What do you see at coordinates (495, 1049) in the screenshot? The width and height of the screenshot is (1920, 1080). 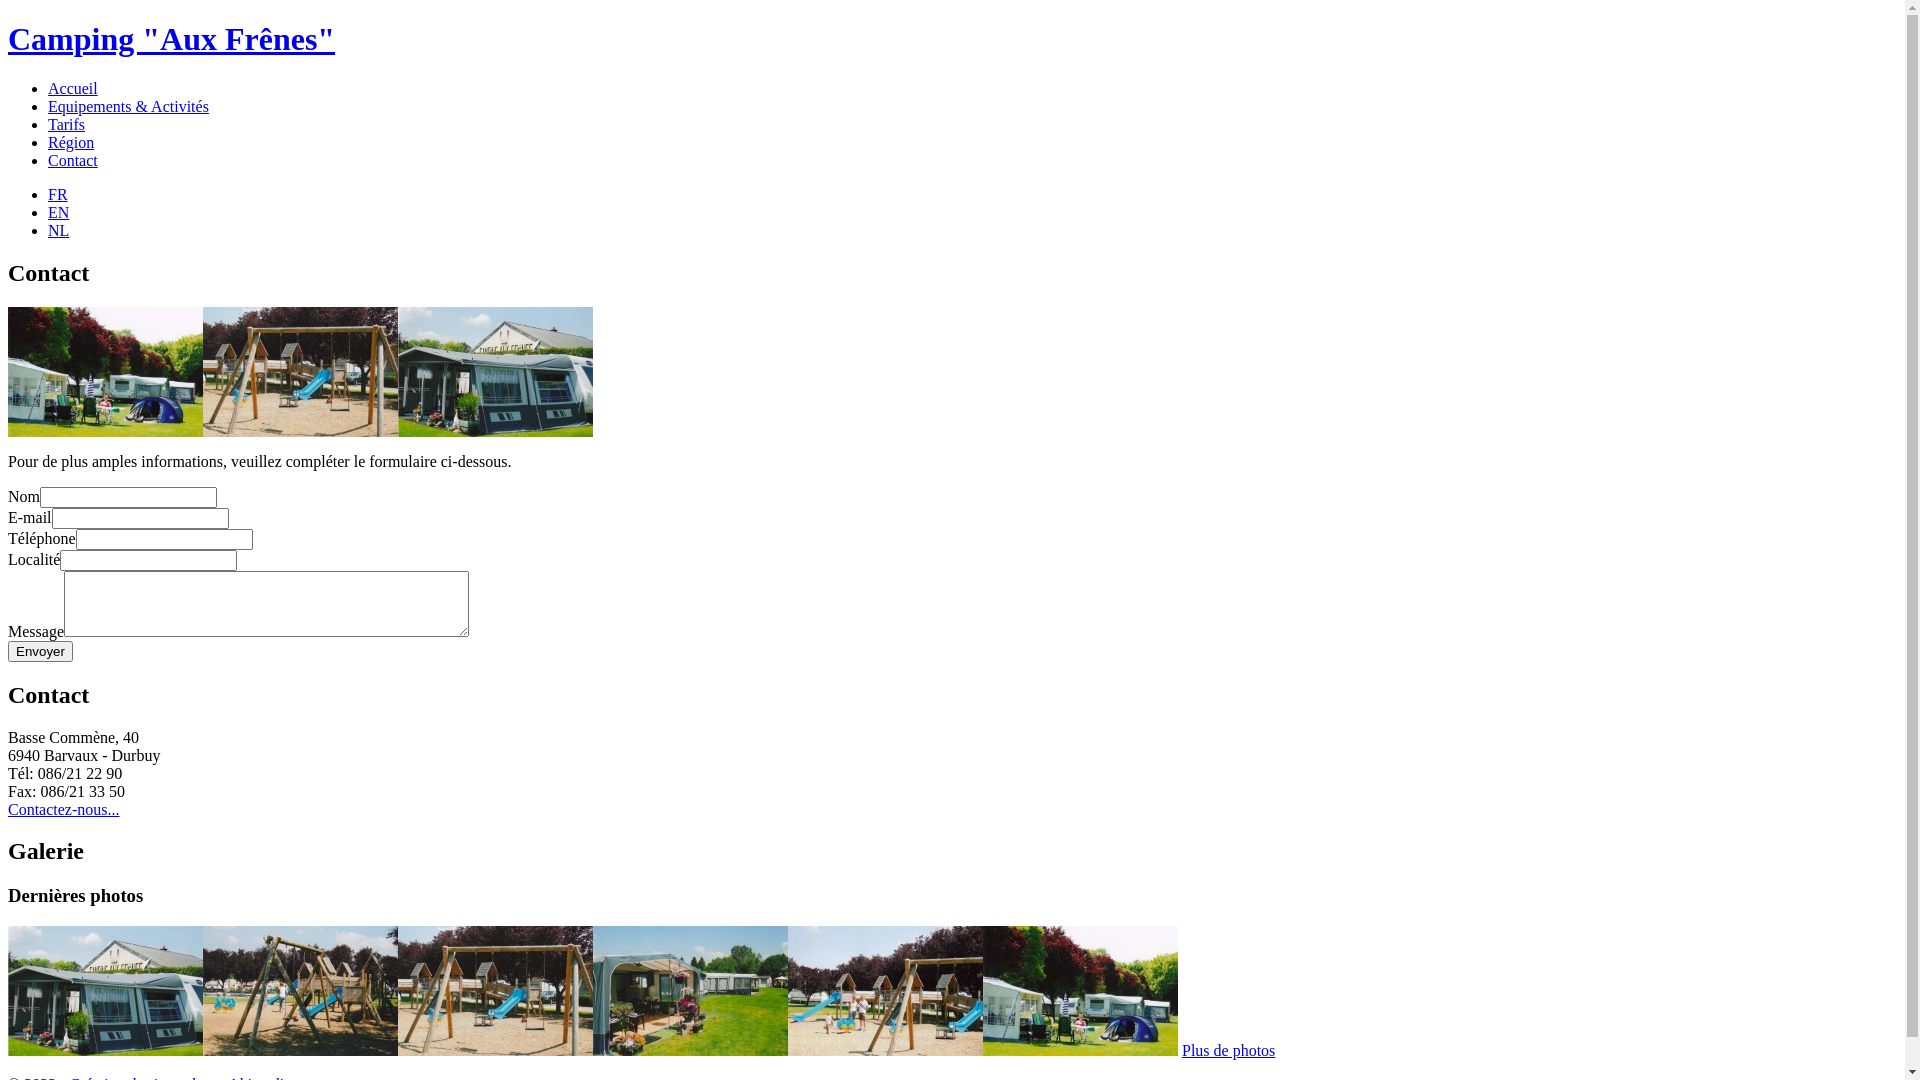 I see `'Plaine de jeux'` at bounding box center [495, 1049].